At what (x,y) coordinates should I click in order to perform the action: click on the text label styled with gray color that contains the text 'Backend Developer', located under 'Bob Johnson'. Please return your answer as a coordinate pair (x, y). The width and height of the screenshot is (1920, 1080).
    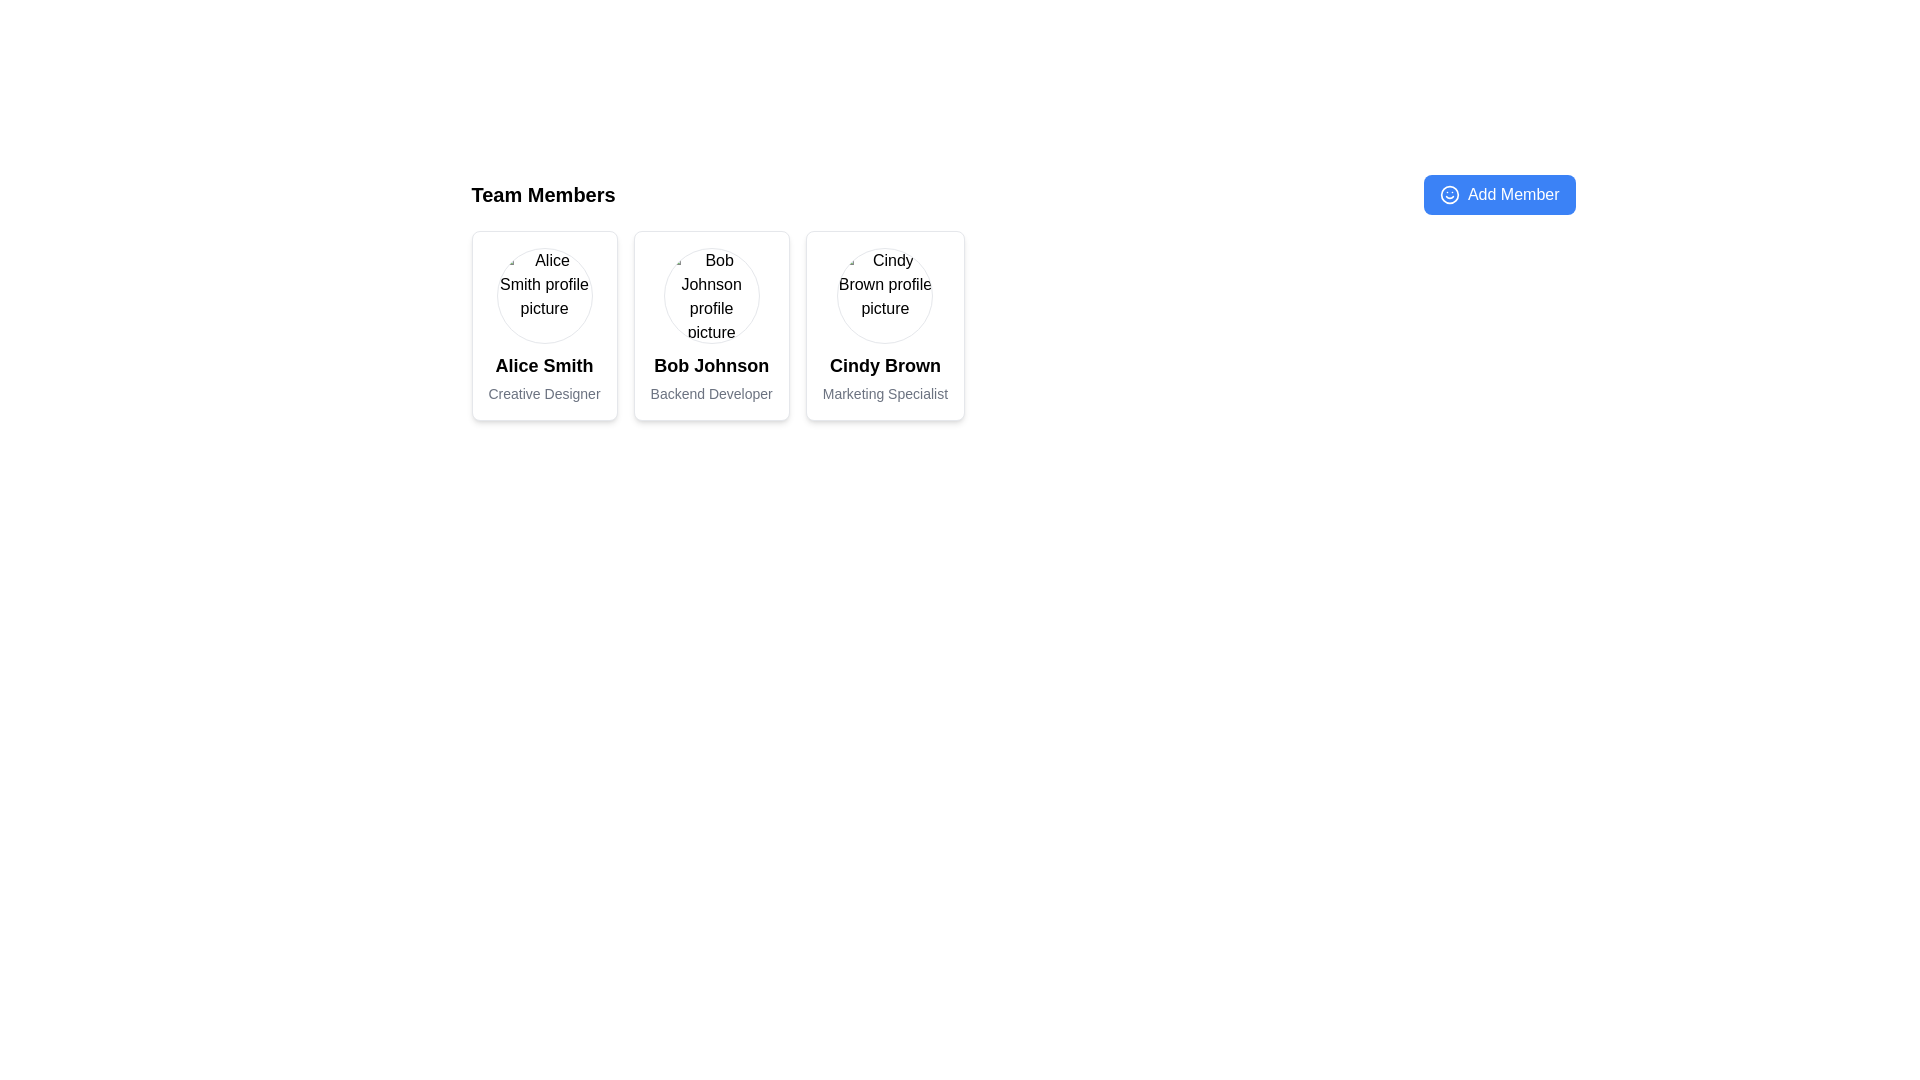
    Looking at the image, I should click on (711, 393).